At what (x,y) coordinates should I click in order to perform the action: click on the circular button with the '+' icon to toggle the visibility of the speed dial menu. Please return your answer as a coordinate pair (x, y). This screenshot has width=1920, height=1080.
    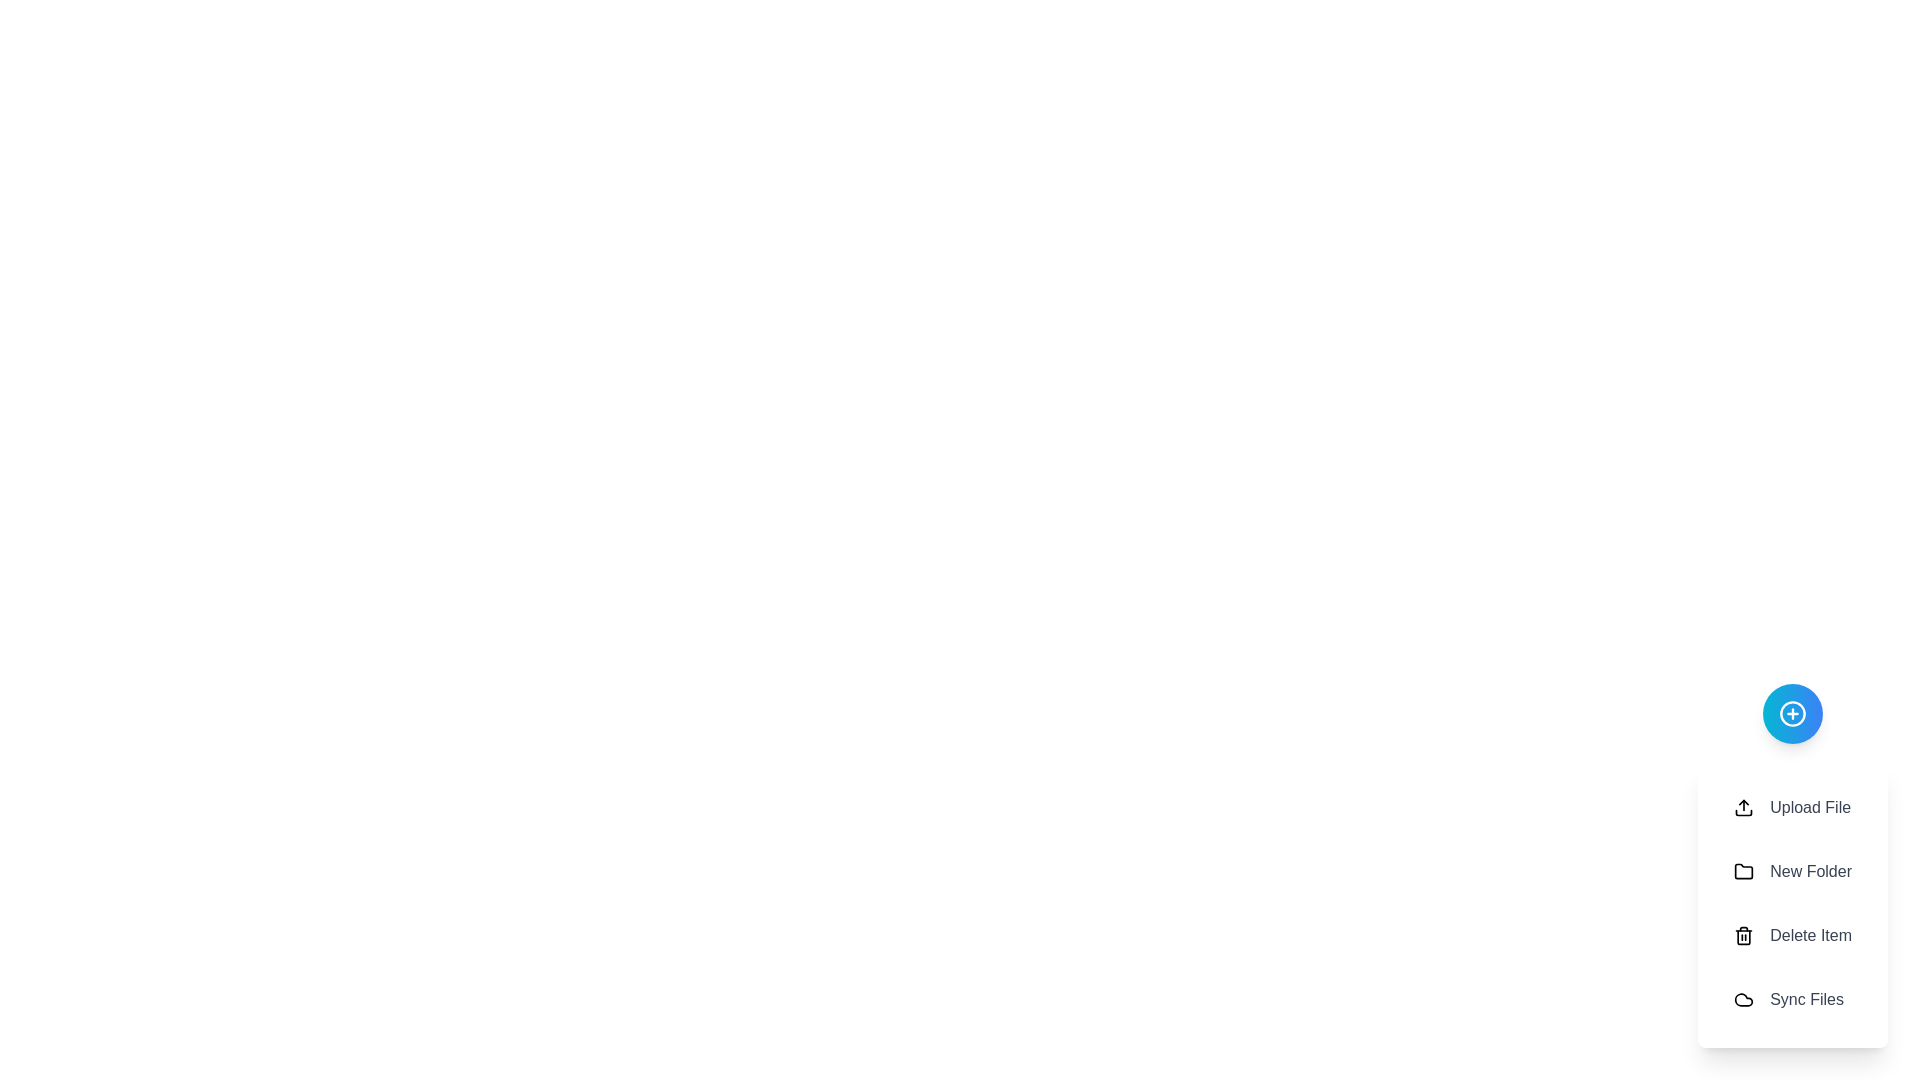
    Looking at the image, I should click on (1793, 712).